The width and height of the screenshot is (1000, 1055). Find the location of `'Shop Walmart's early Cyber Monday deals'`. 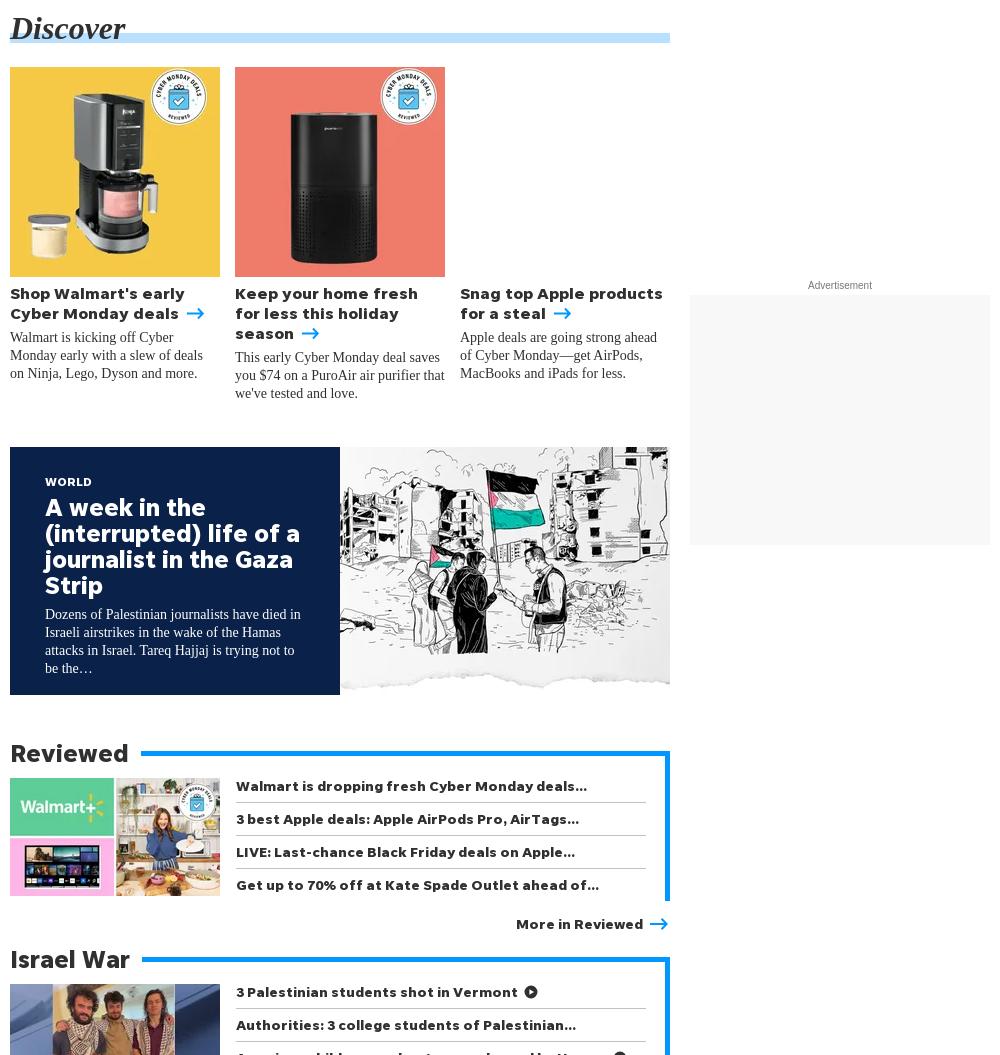

'Shop Walmart's early Cyber Monday deals' is located at coordinates (107, 301).